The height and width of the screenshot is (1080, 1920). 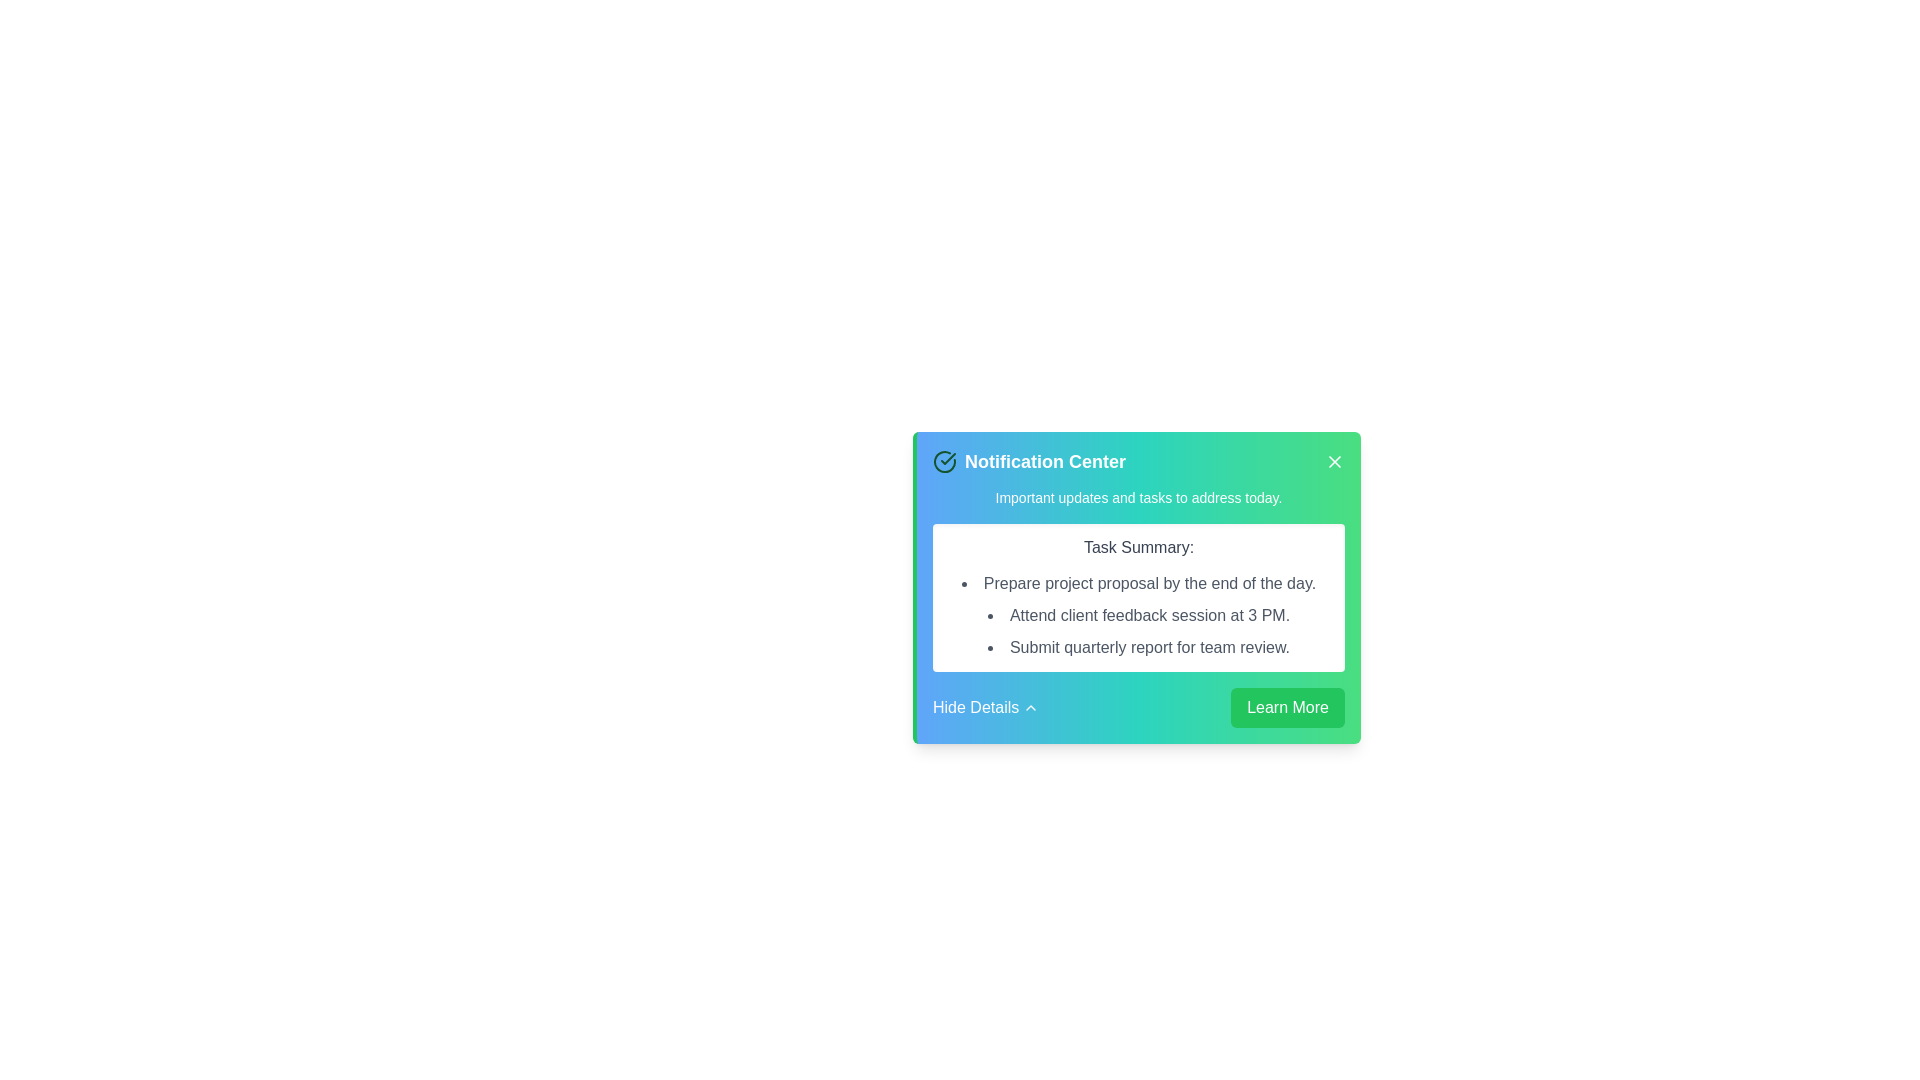 What do you see at coordinates (1031, 707) in the screenshot?
I see `the collapsibility toggle icon located to the immediate right of the 'Hide Details' text label in the bottom-left corner of the notification card` at bounding box center [1031, 707].